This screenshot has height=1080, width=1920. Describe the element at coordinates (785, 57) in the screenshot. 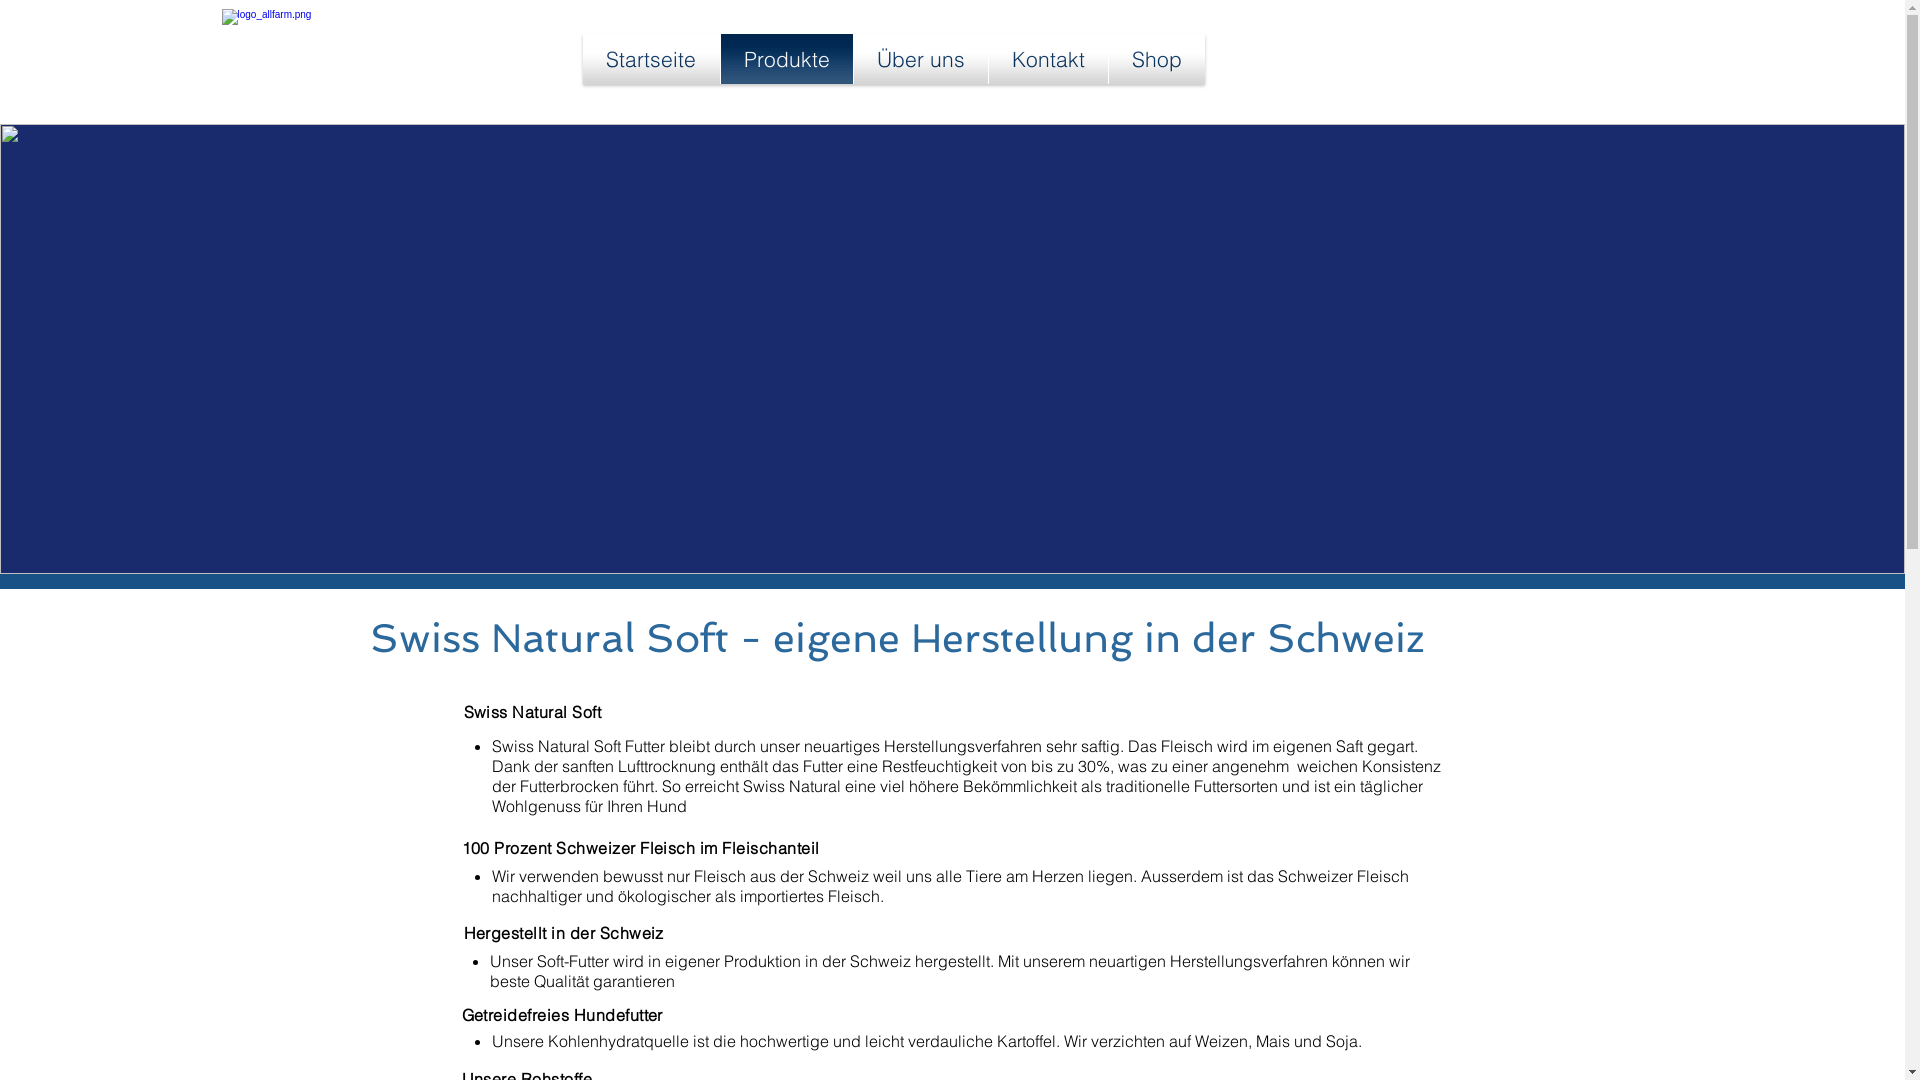

I see `'Produkte'` at that location.